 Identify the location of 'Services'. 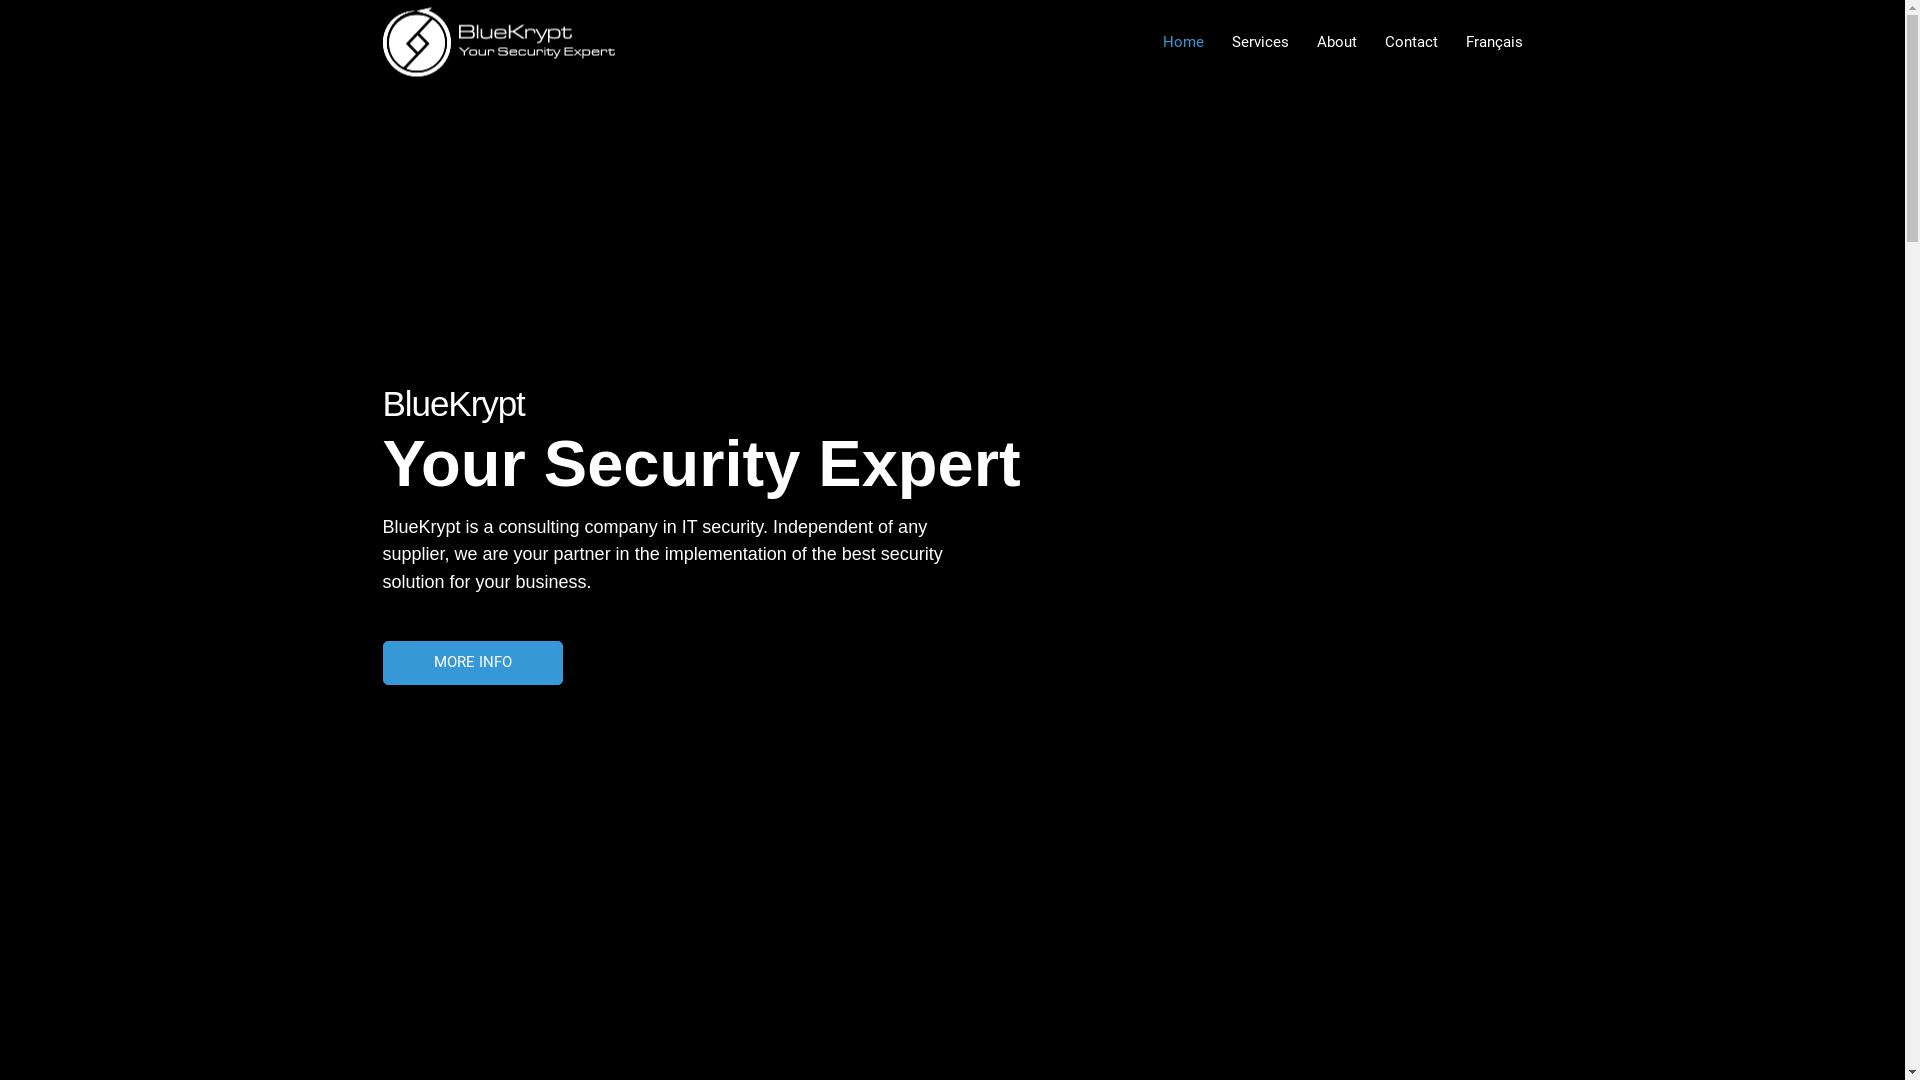
(1217, 42).